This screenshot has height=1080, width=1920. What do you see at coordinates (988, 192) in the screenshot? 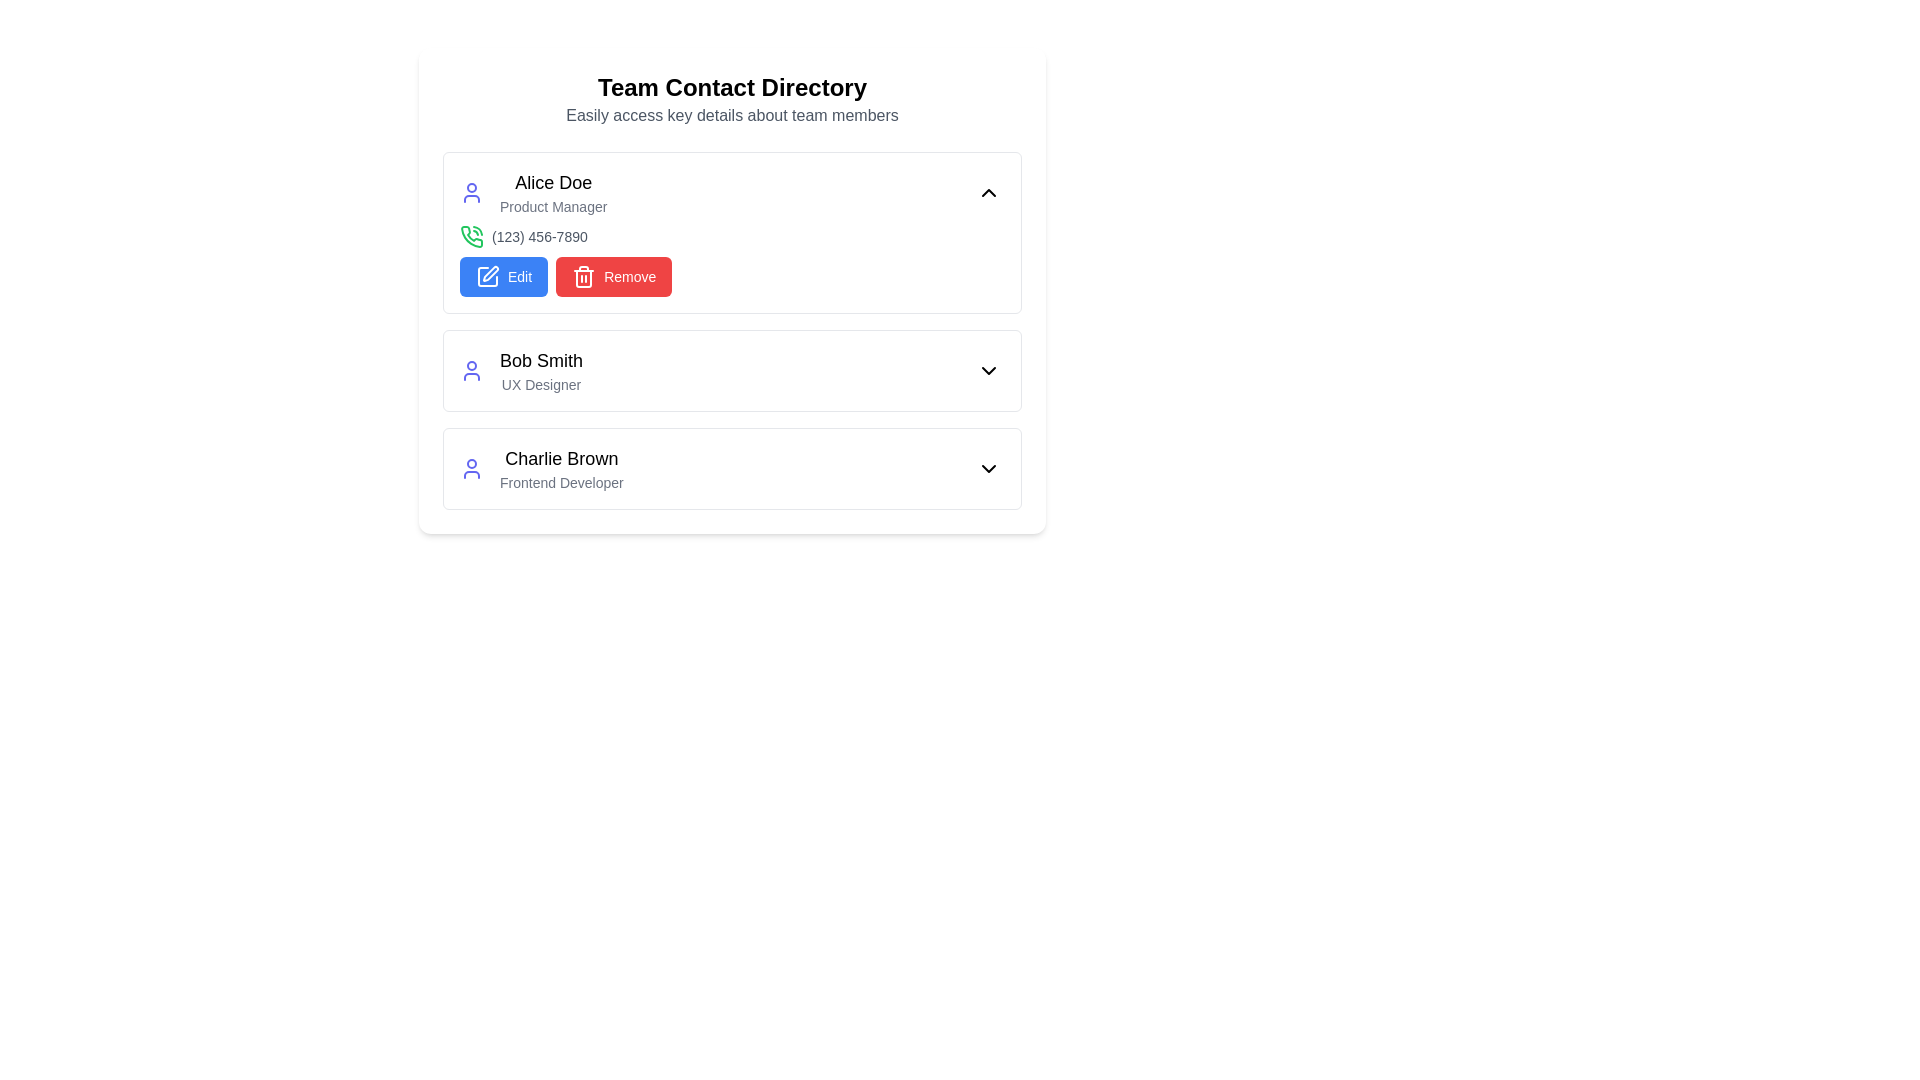
I see `the triangular arrow icon pointing upward, which is a Toggle button located in the top right corner of the box containing 'Alice Doe, Product Manager'` at bounding box center [988, 192].